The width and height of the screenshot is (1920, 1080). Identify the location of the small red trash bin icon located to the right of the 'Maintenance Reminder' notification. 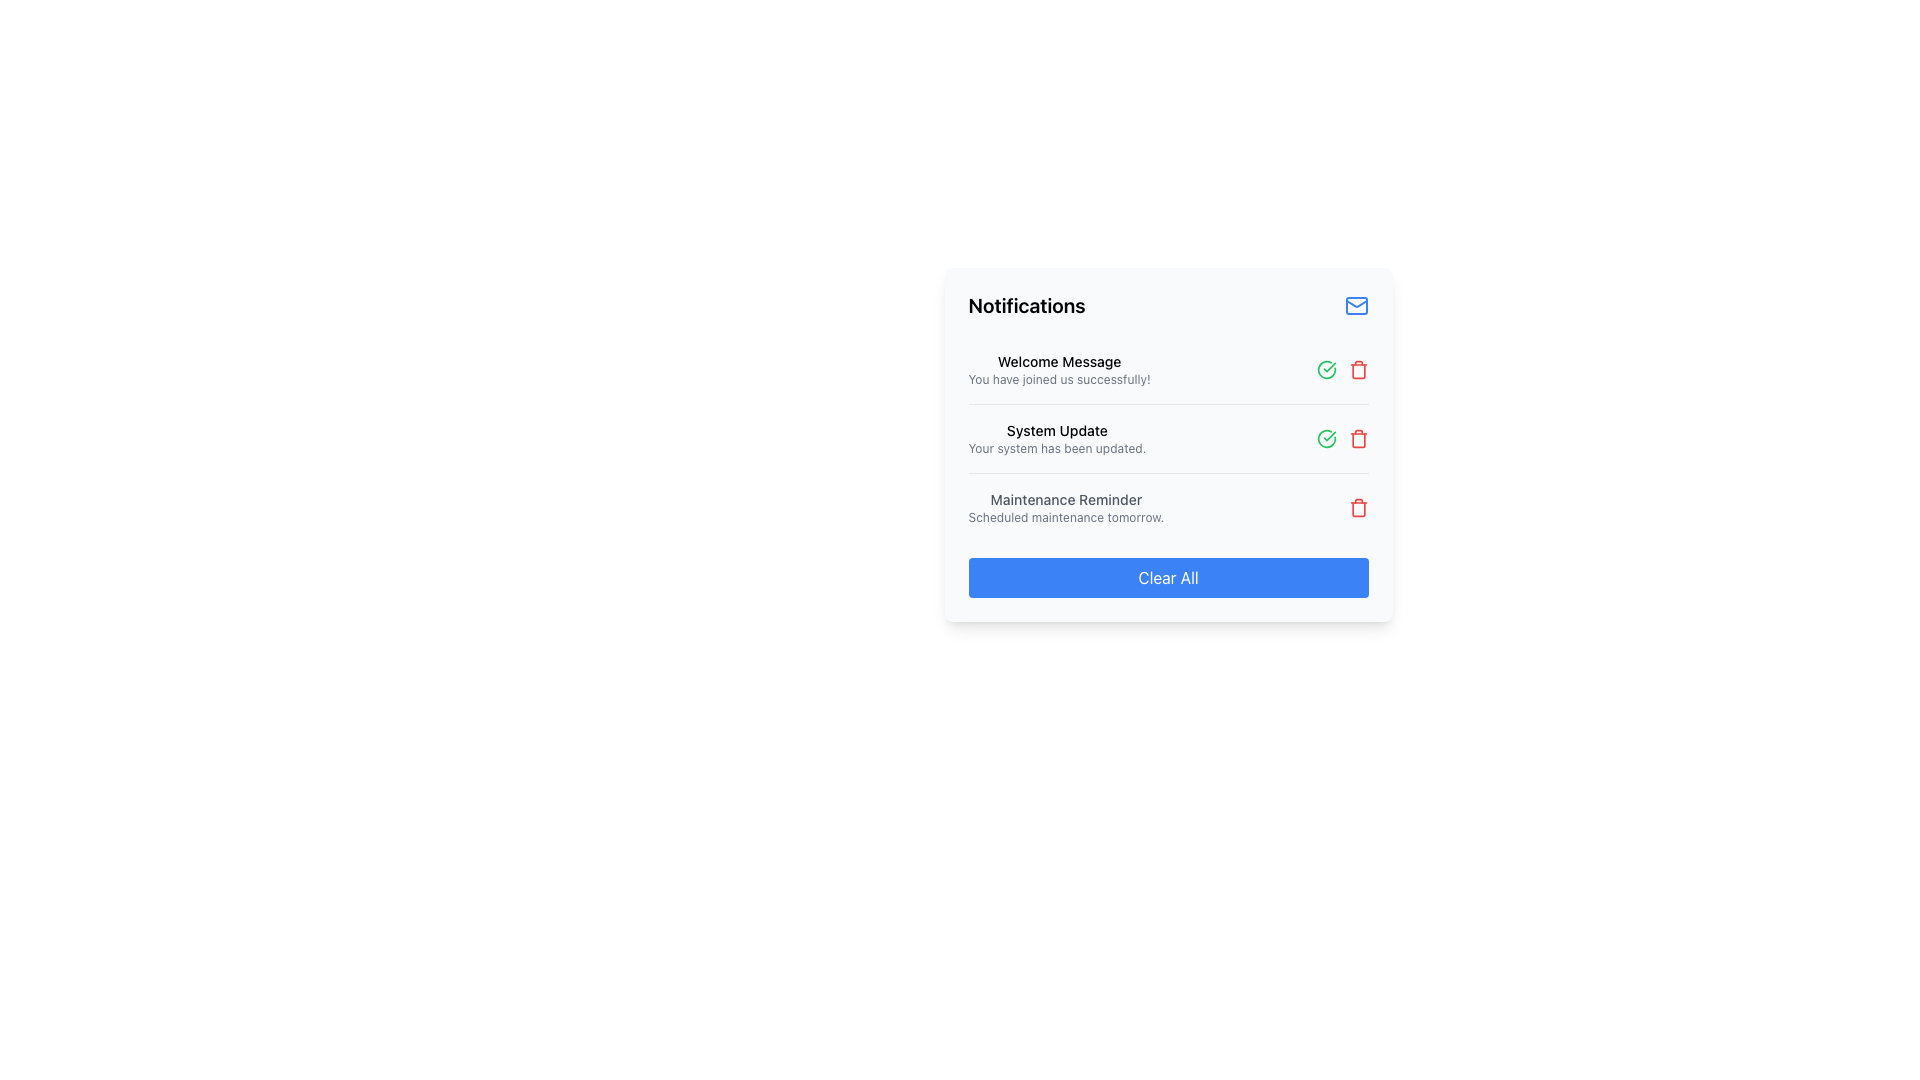
(1358, 507).